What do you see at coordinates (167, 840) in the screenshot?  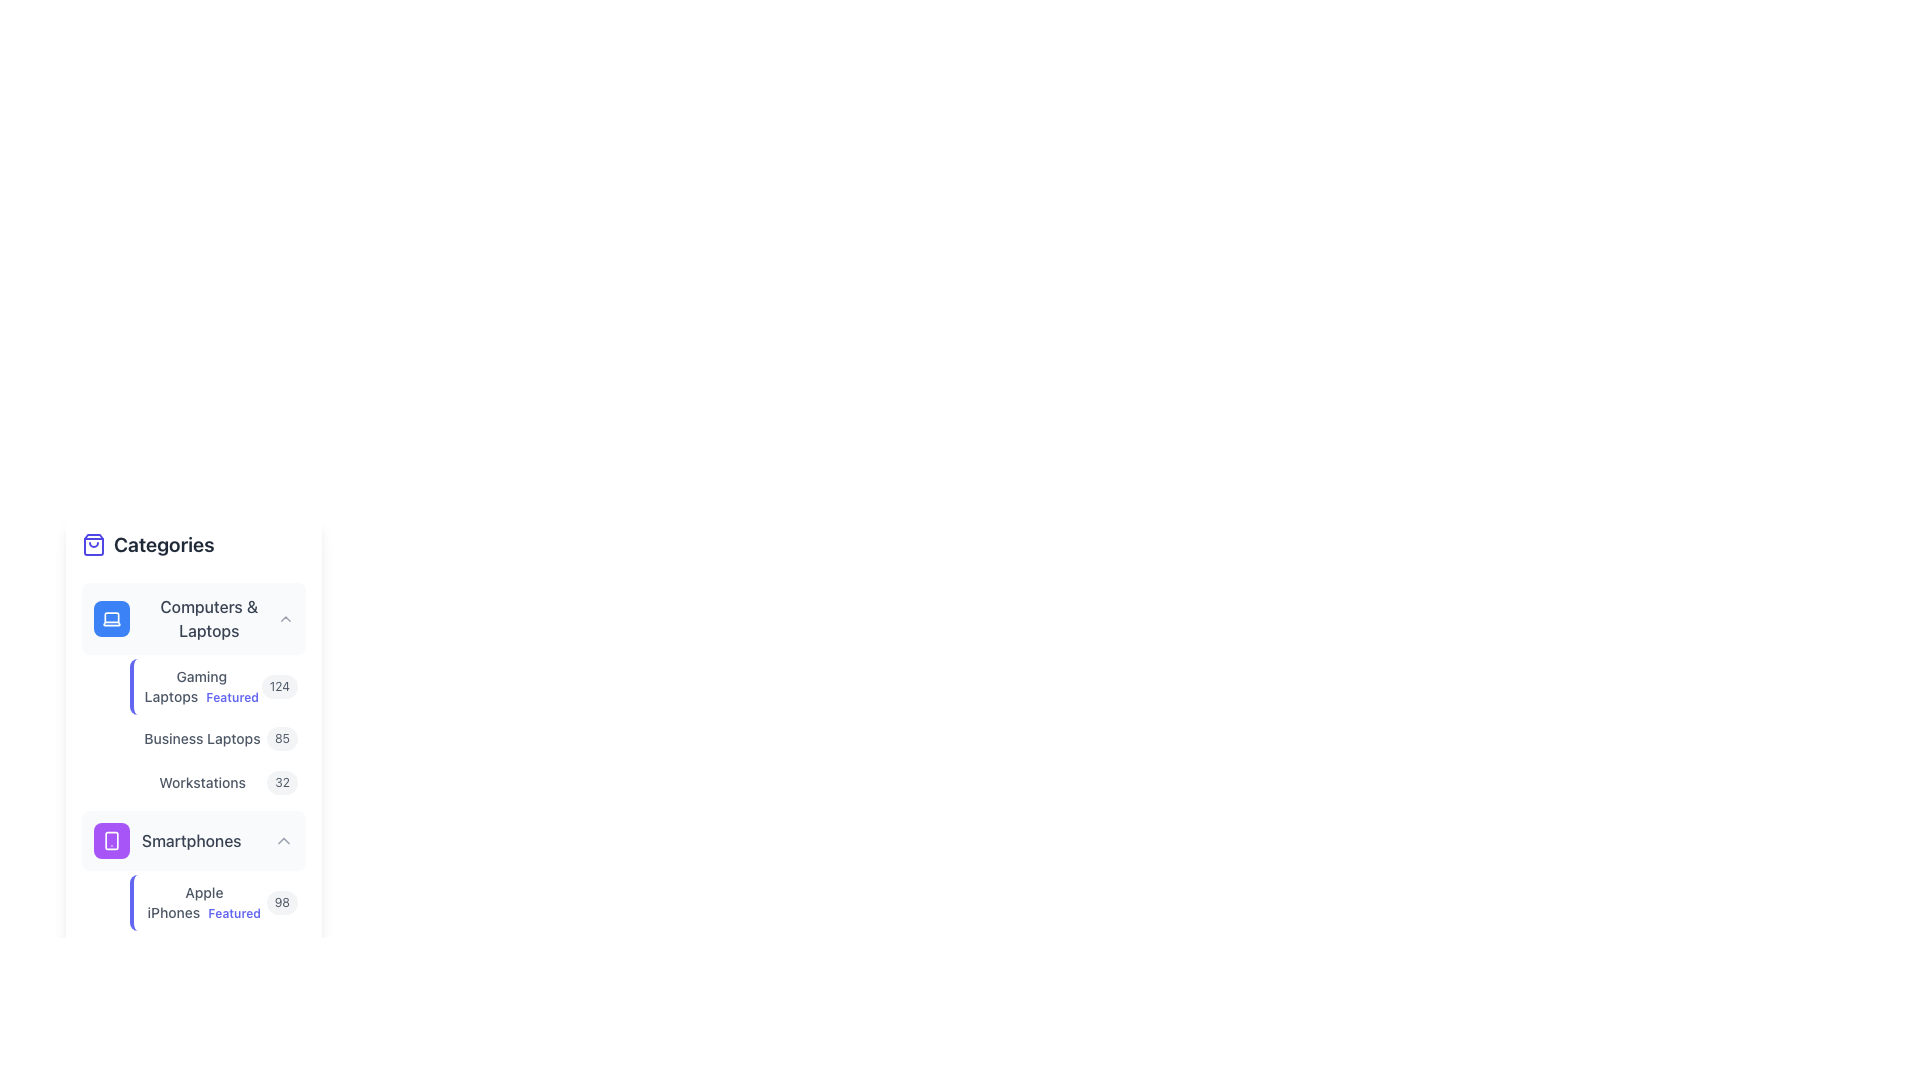 I see `the 'Smartphones' label with icon in the navigation menu, which is located as the secondary item under the 'Categories' section of the sidebar, below 'Computers & Laptops' and above 'Apple iPhones'` at bounding box center [167, 840].